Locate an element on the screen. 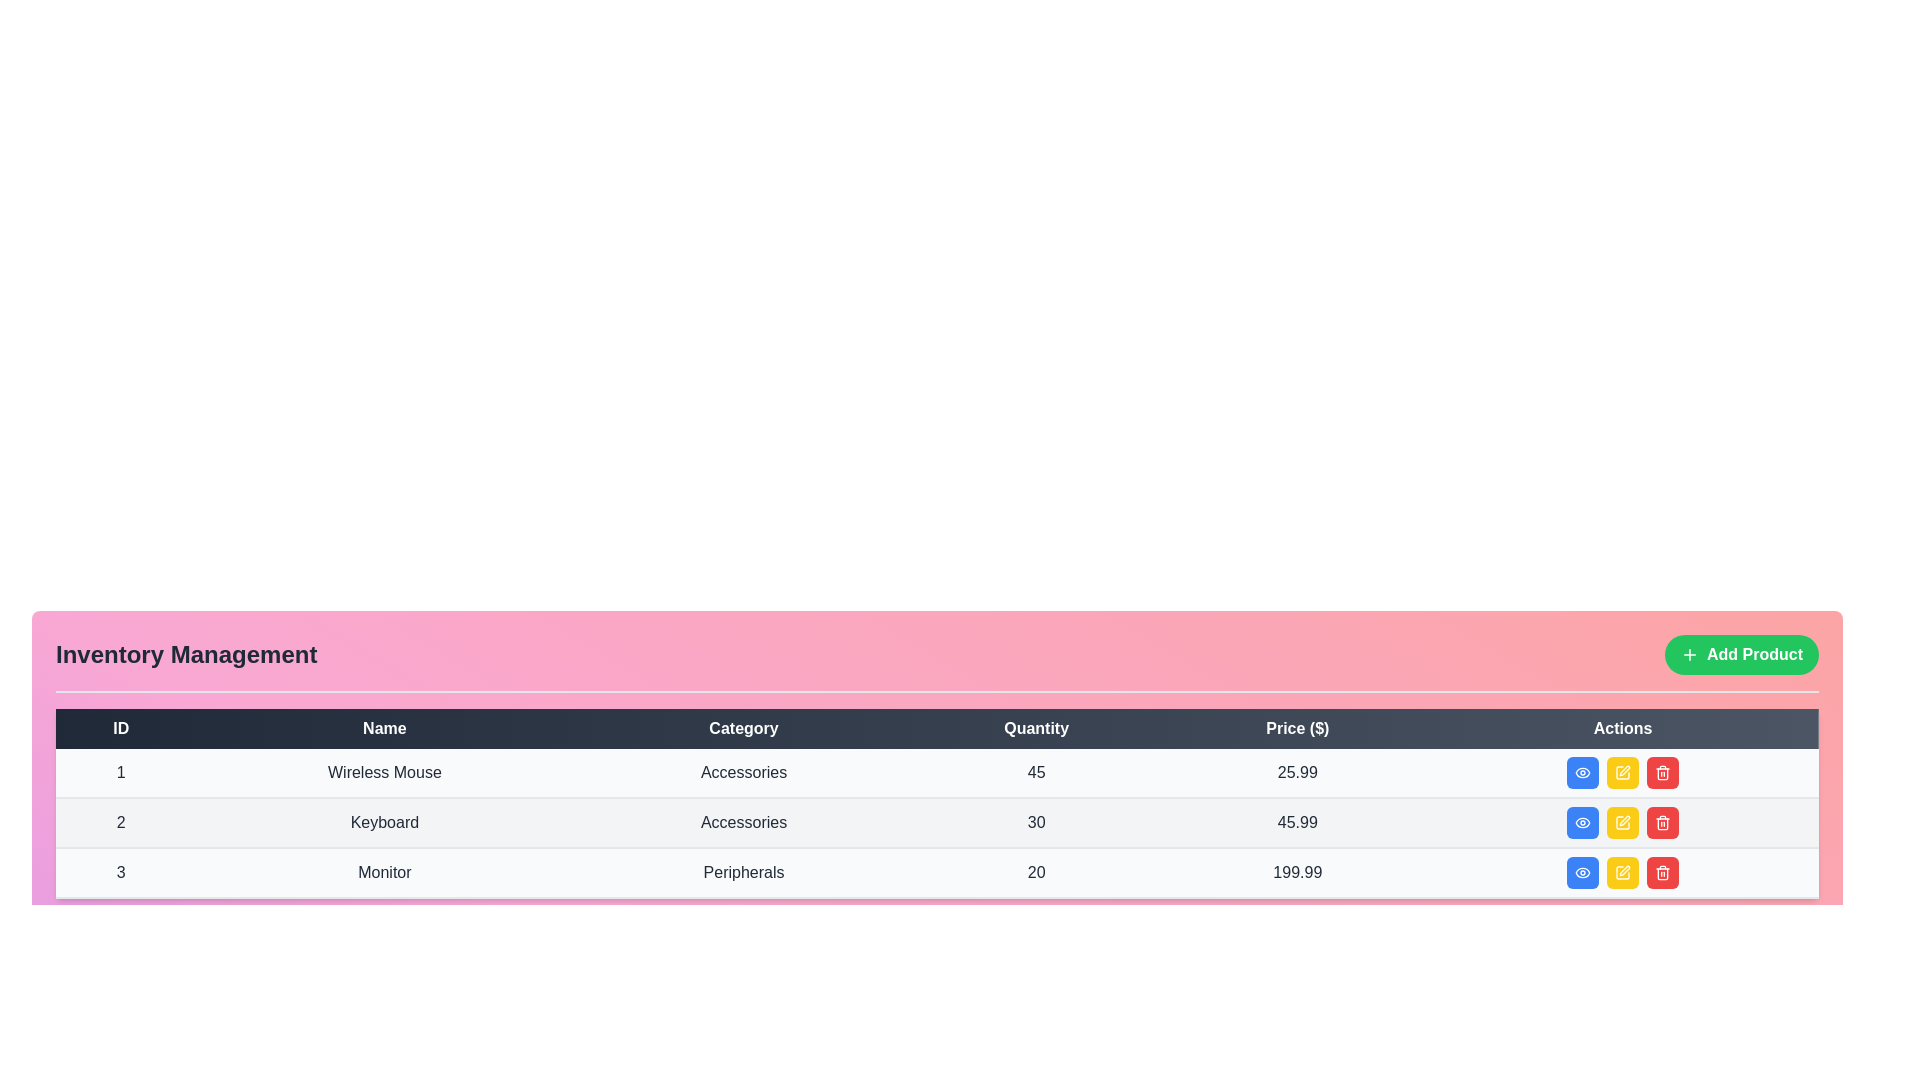  the yellow edit button located in the 'Actions' column of the third row in the table to trigger styling changes is located at coordinates (1623, 871).